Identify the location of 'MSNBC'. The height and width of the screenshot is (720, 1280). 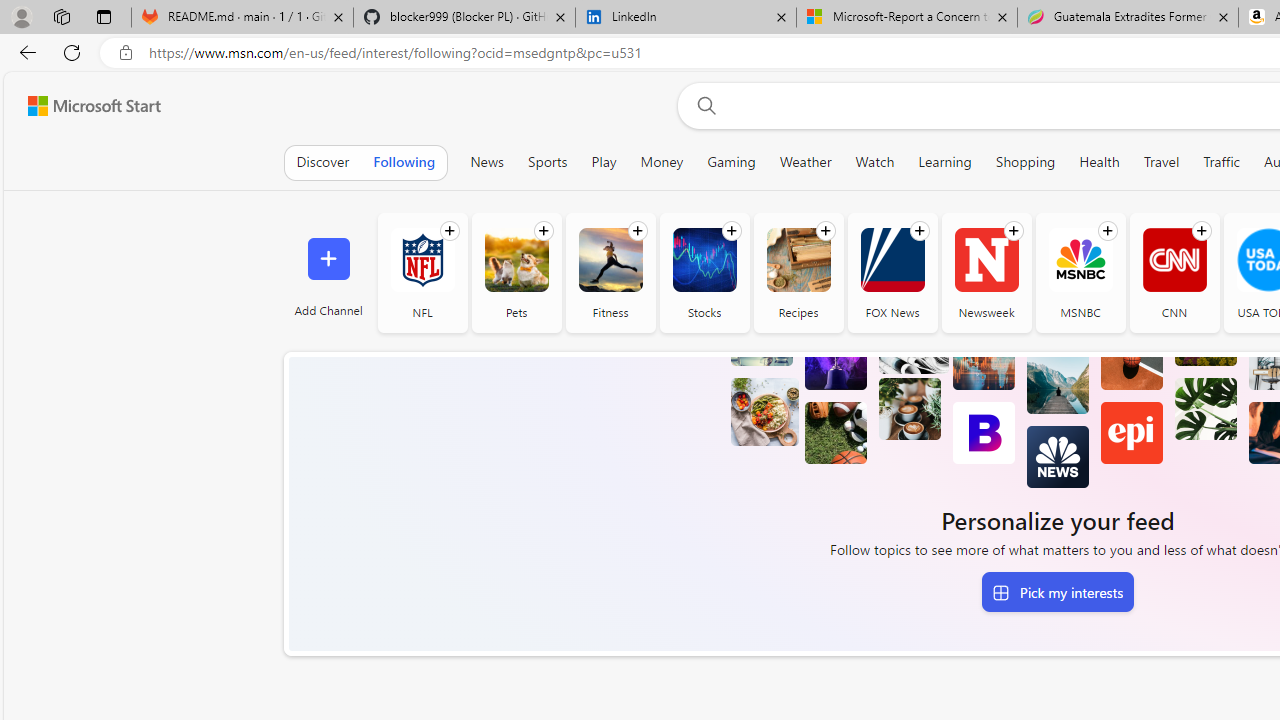
(1079, 272).